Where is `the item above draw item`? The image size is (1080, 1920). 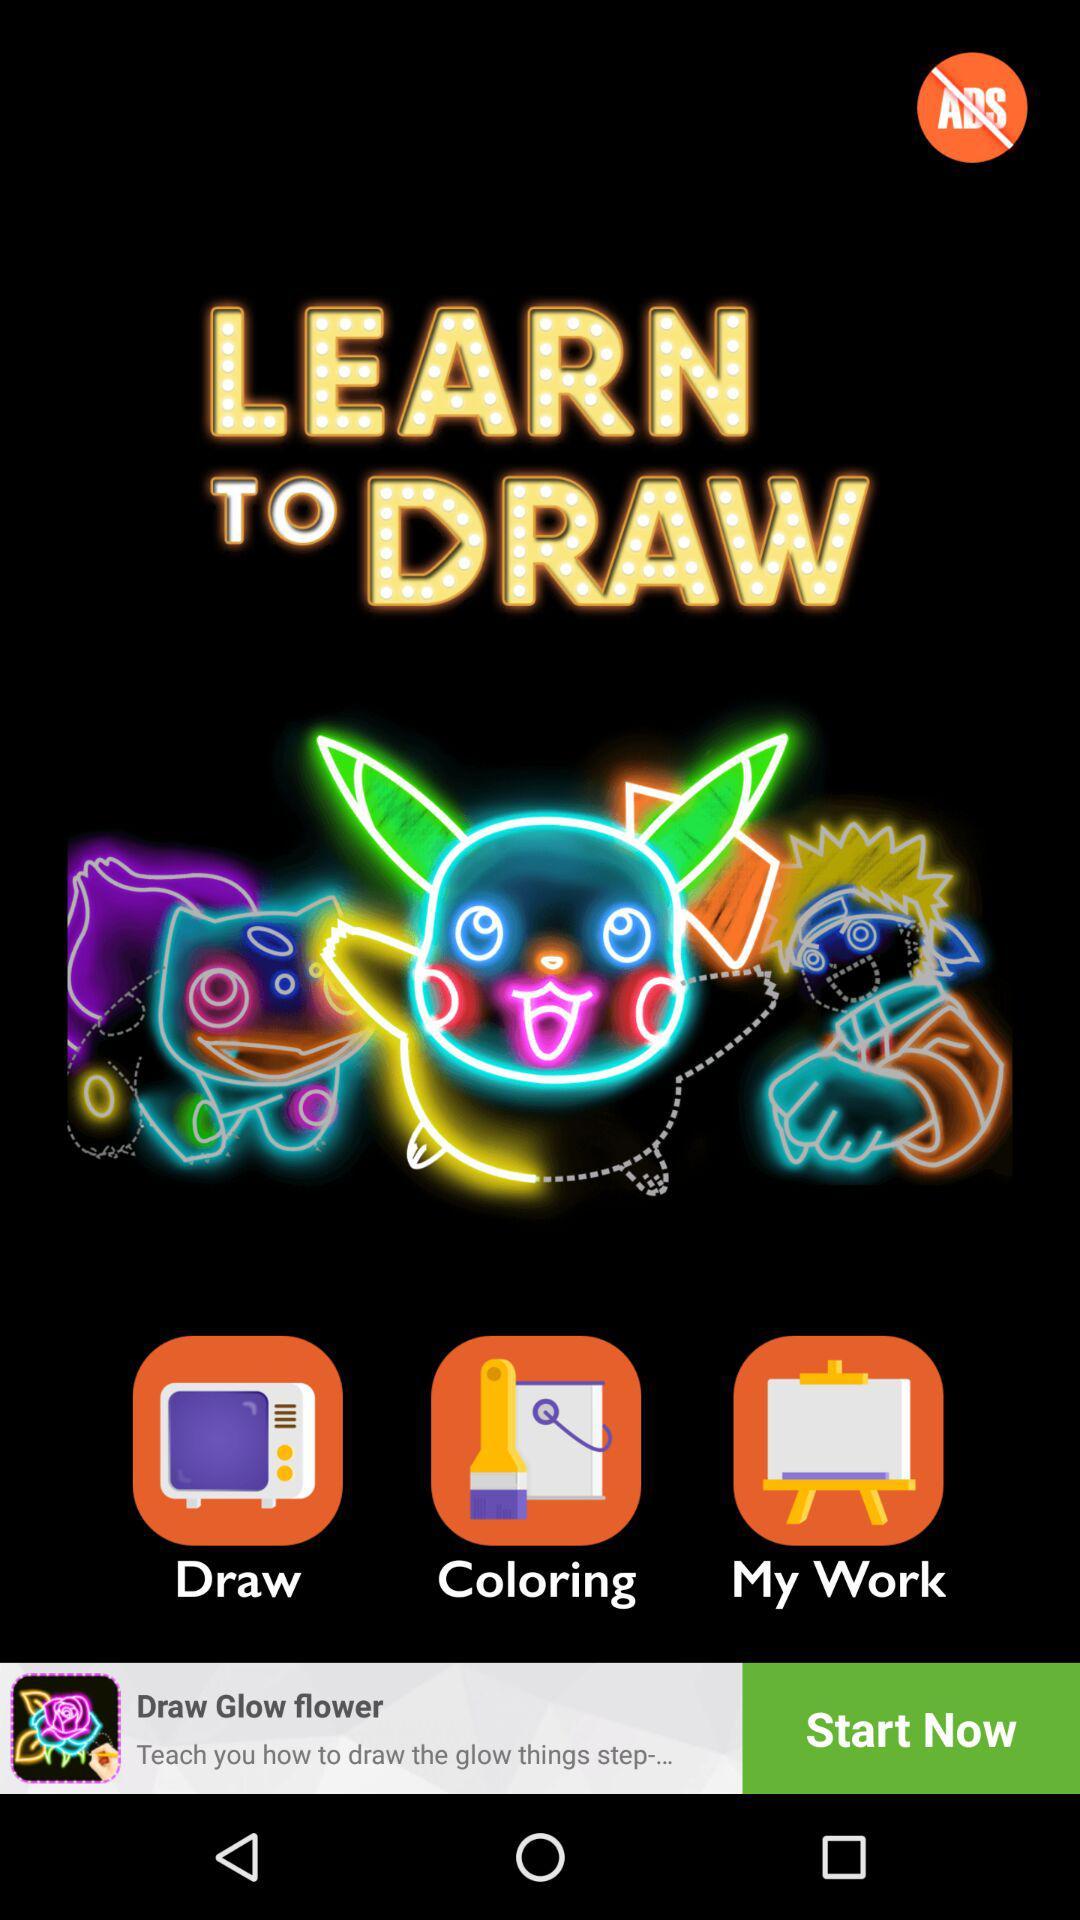
the item above draw item is located at coordinates (236, 1441).